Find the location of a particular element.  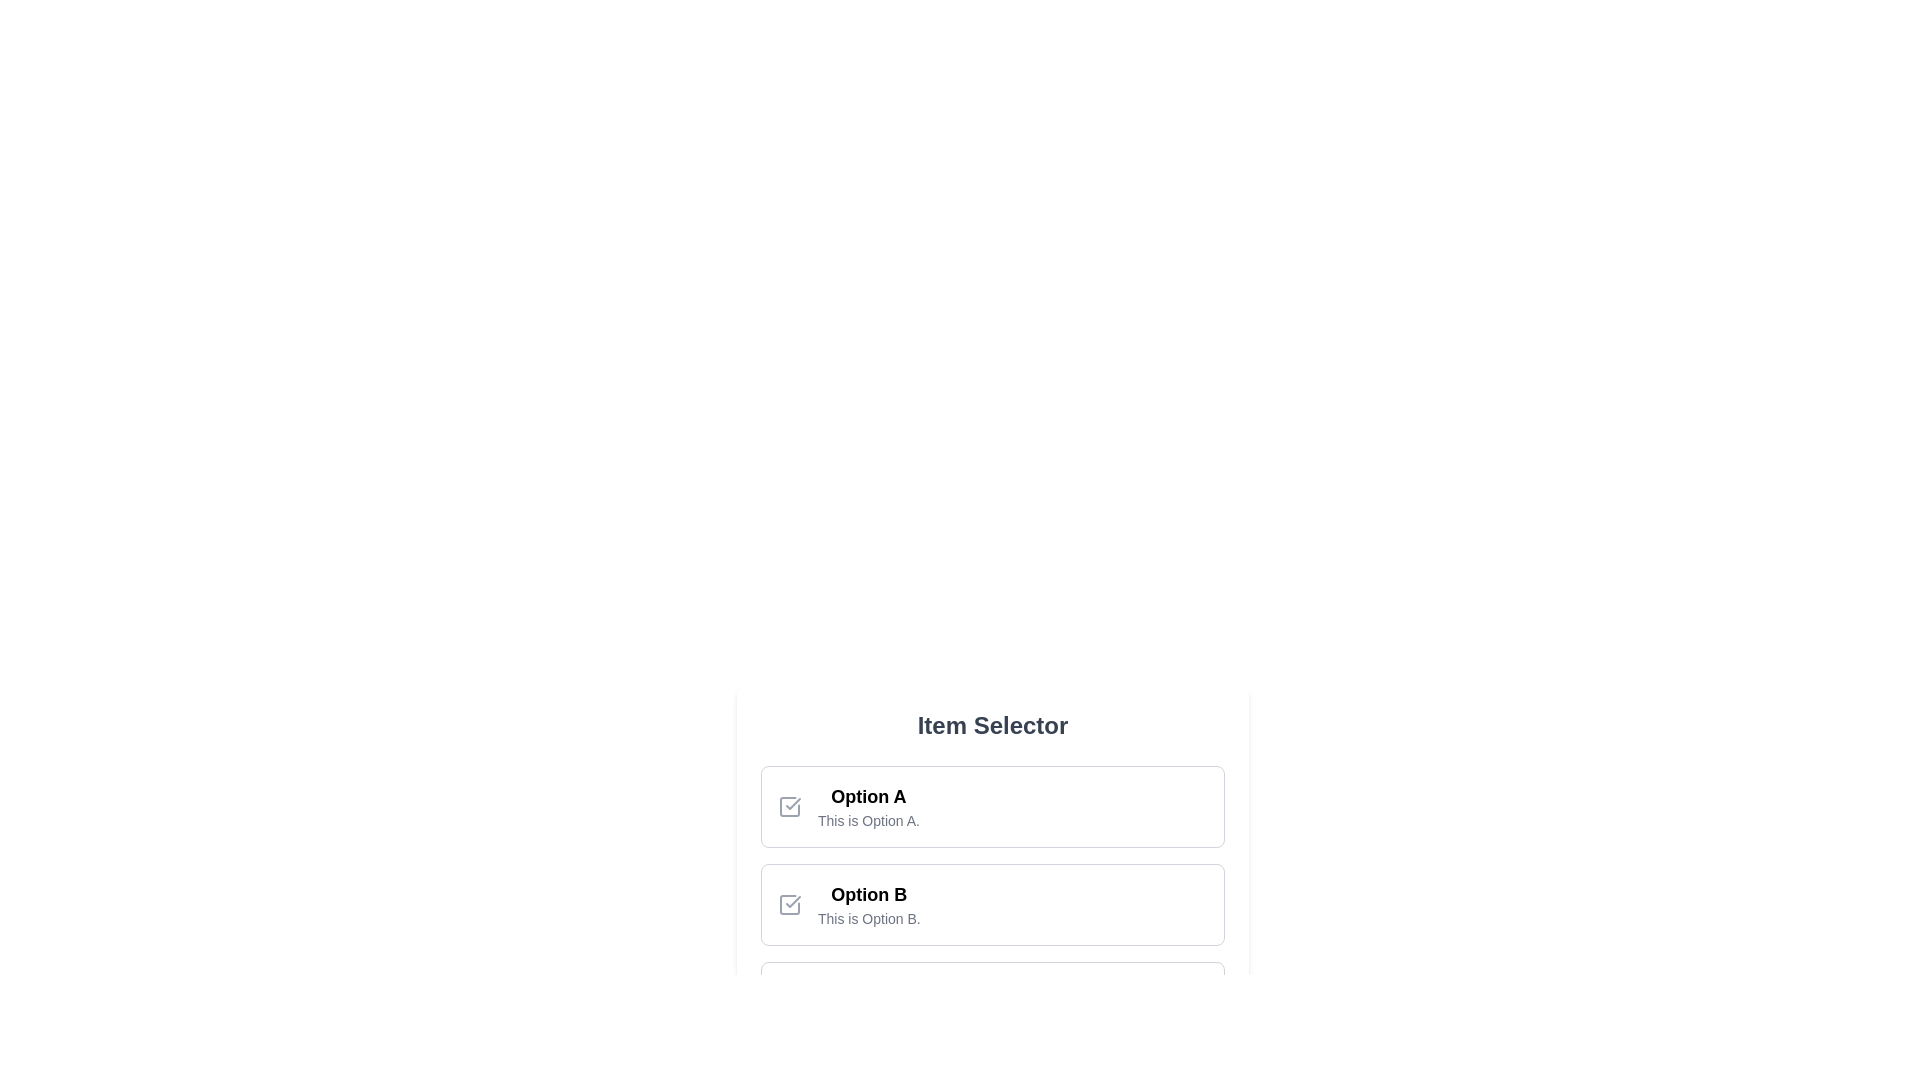

the Text block that serves as a label for the first selectable option, which is positioned to the right of a checkbox icon and above 'Option B' is located at coordinates (868, 805).